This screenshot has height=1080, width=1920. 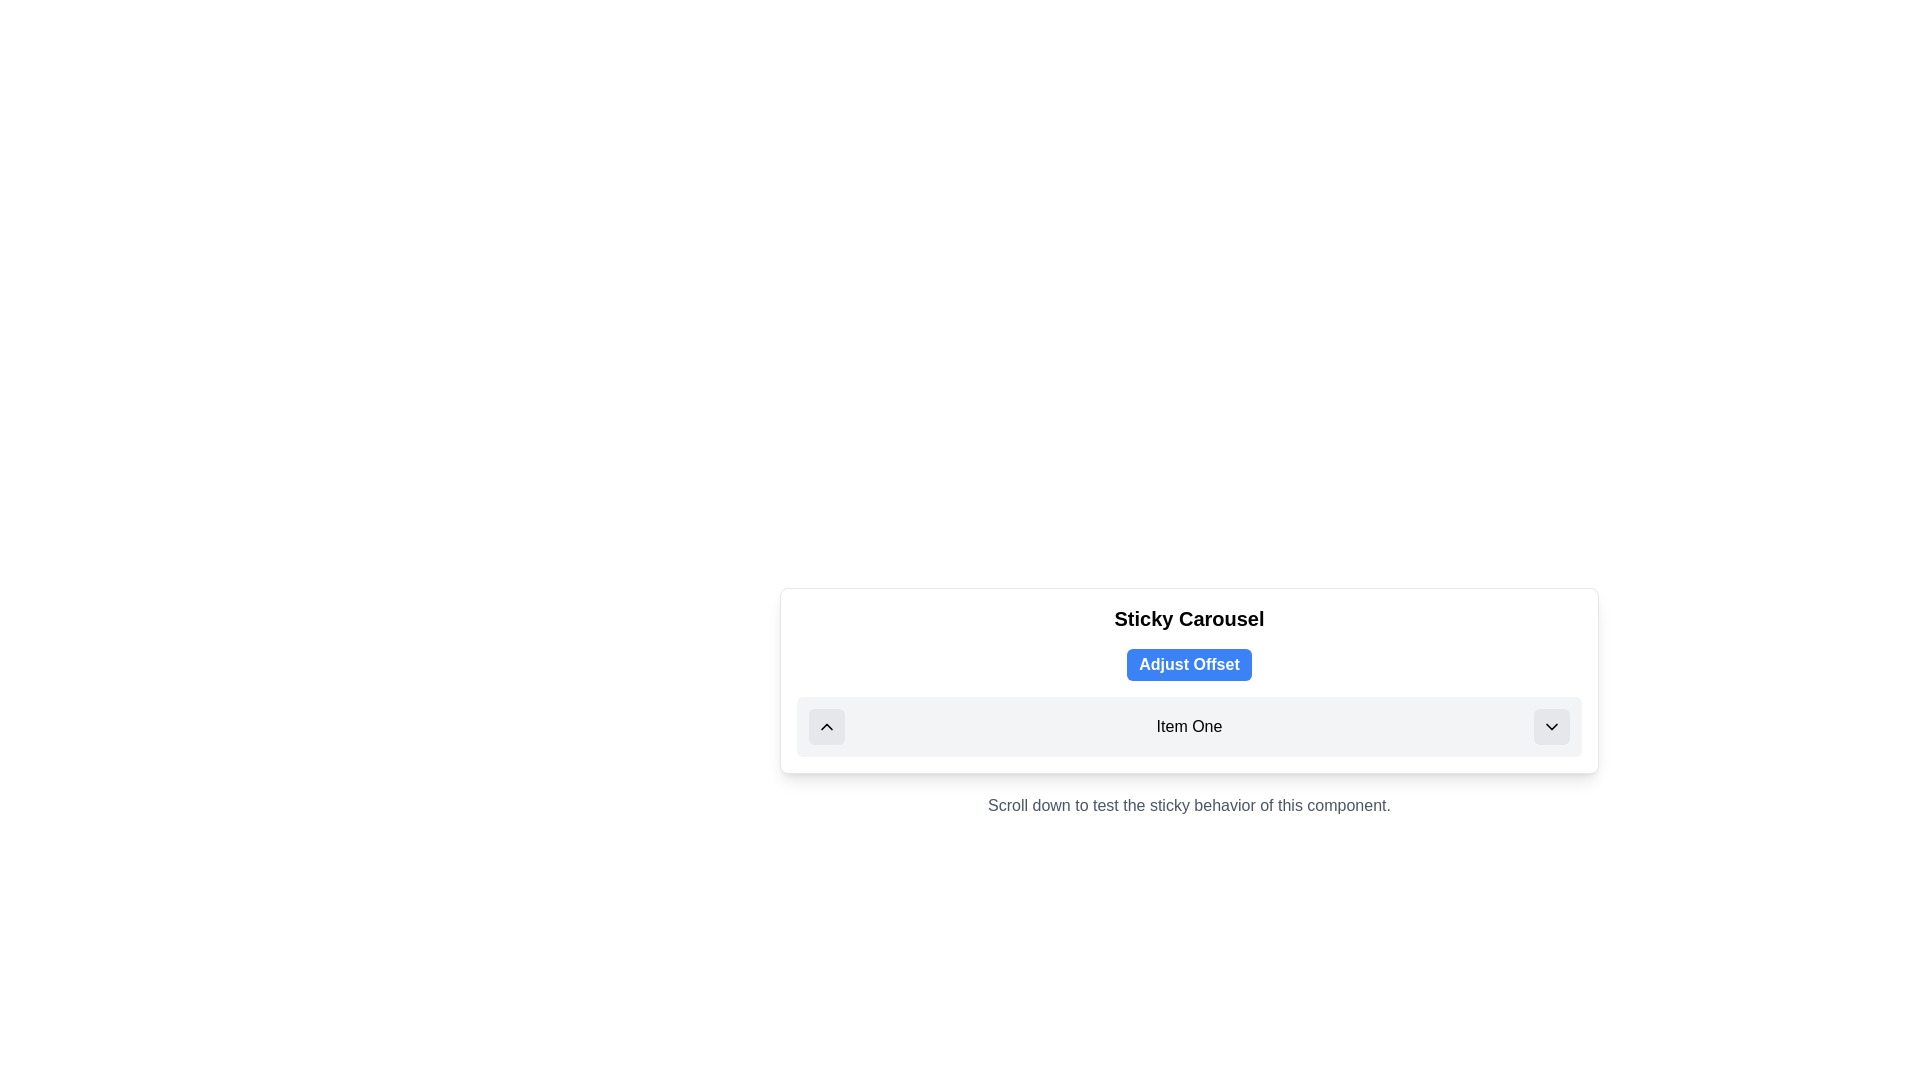 What do you see at coordinates (1550, 726) in the screenshot?
I see `the toggle button located next to the text label 'Item One' to change its background shade` at bounding box center [1550, 726].